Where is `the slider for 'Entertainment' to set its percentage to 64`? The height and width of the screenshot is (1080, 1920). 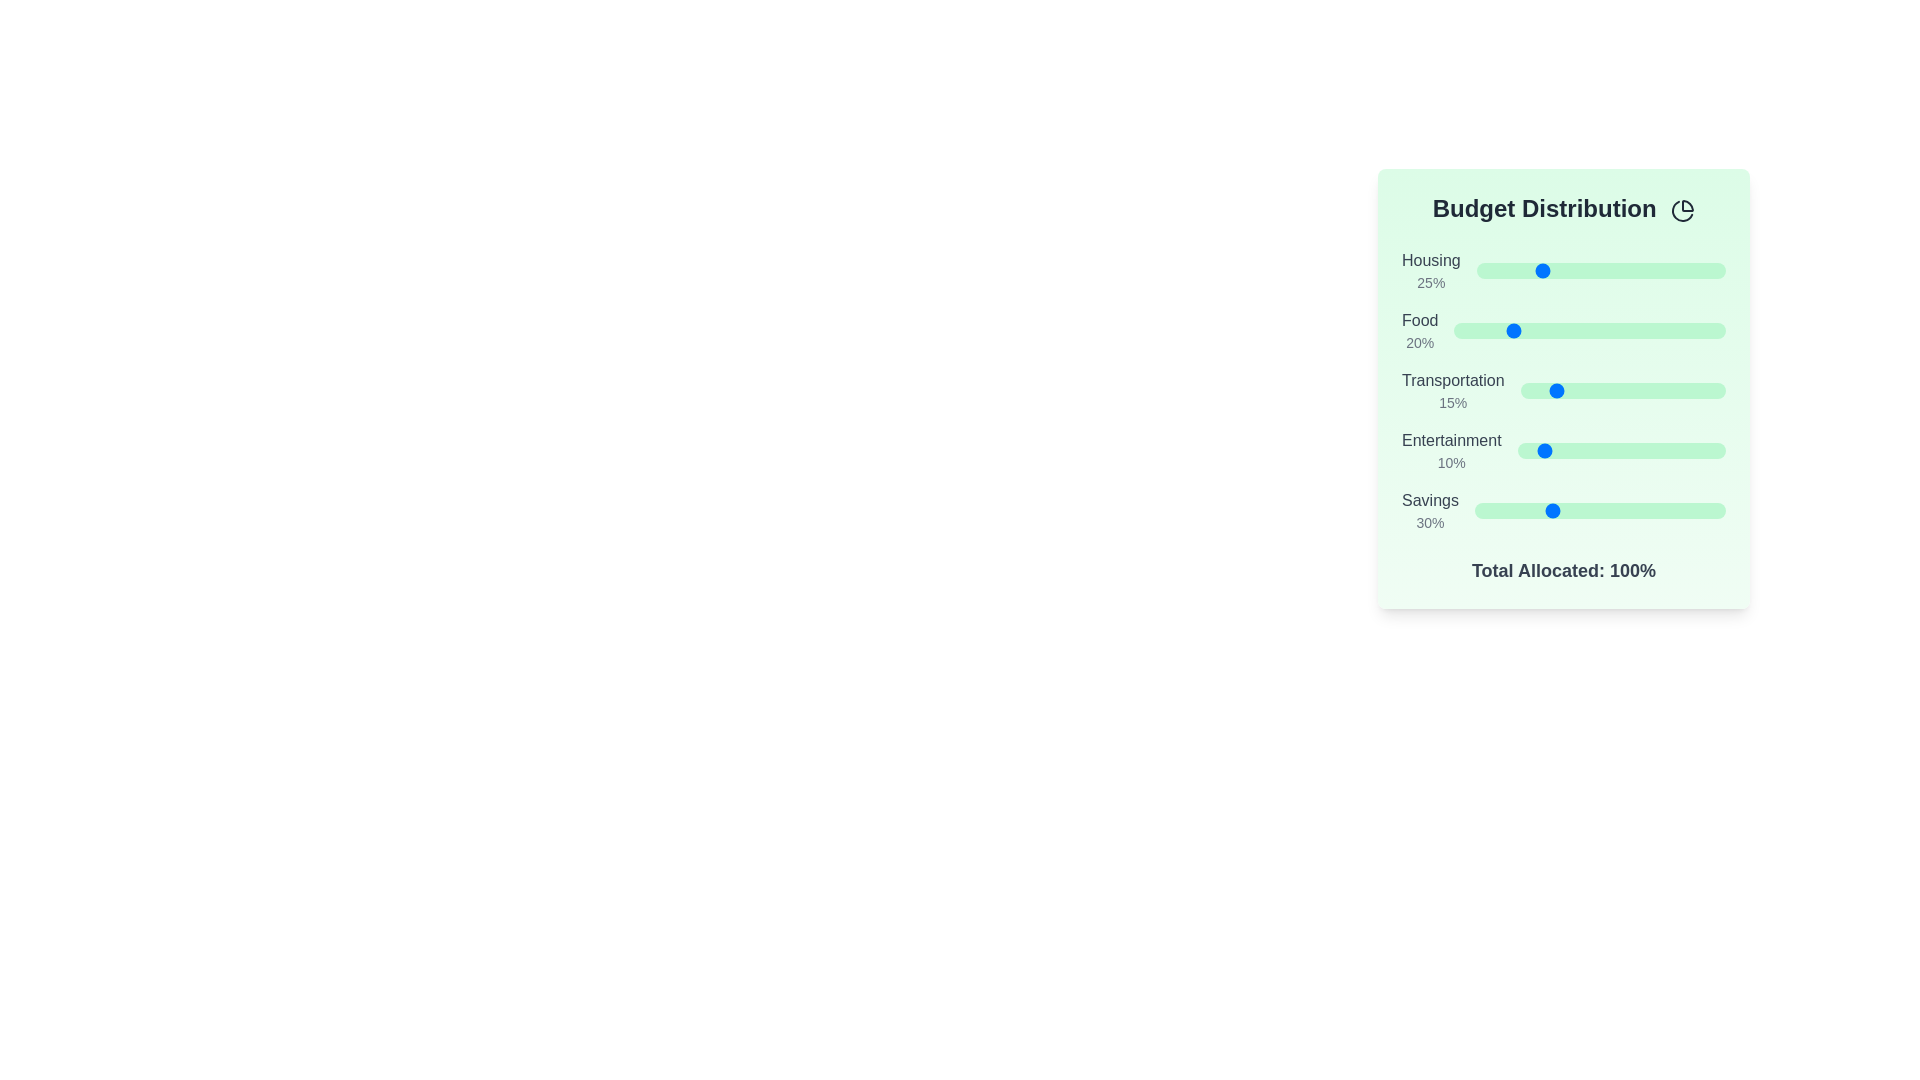 the slider for 'Entertainment' to set its percentage to 64 is located at coordinates (1651, 451).